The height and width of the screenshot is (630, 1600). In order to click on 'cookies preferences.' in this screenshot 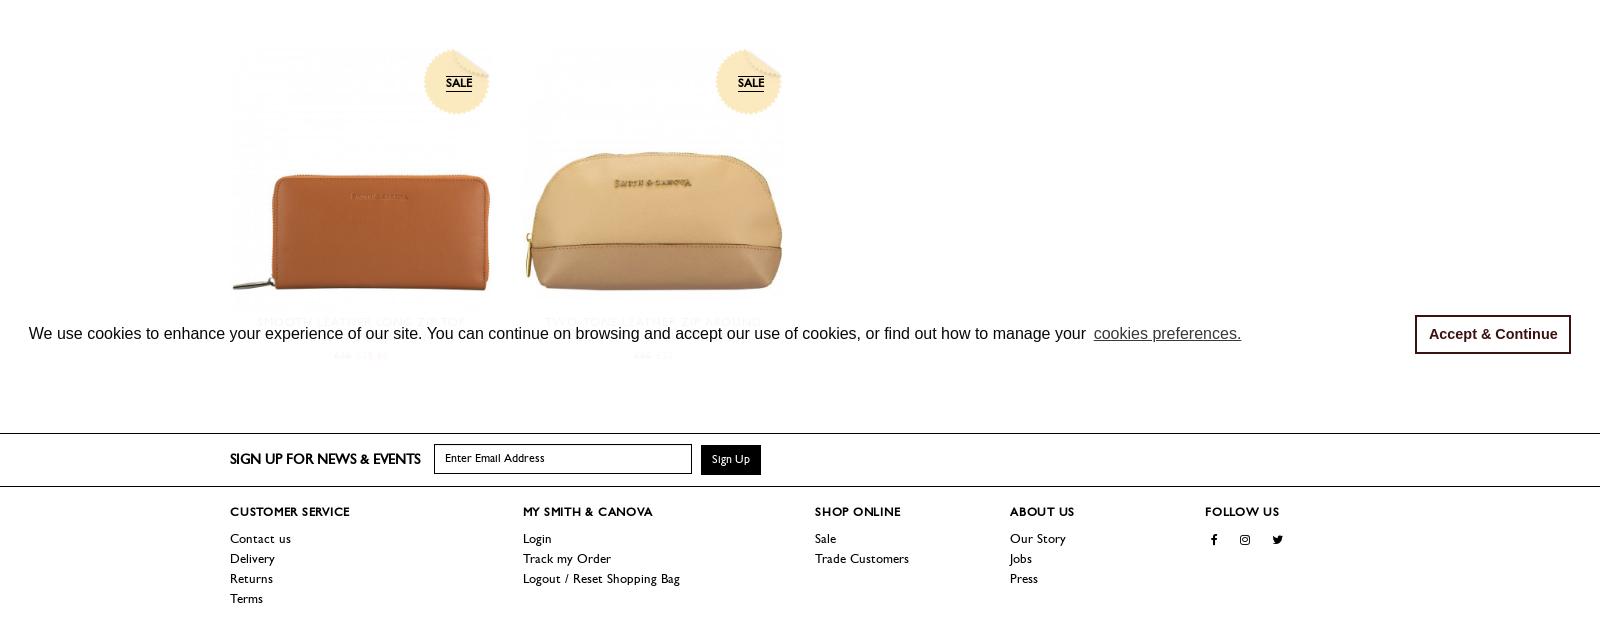, I will do `click(1092, 332)`.